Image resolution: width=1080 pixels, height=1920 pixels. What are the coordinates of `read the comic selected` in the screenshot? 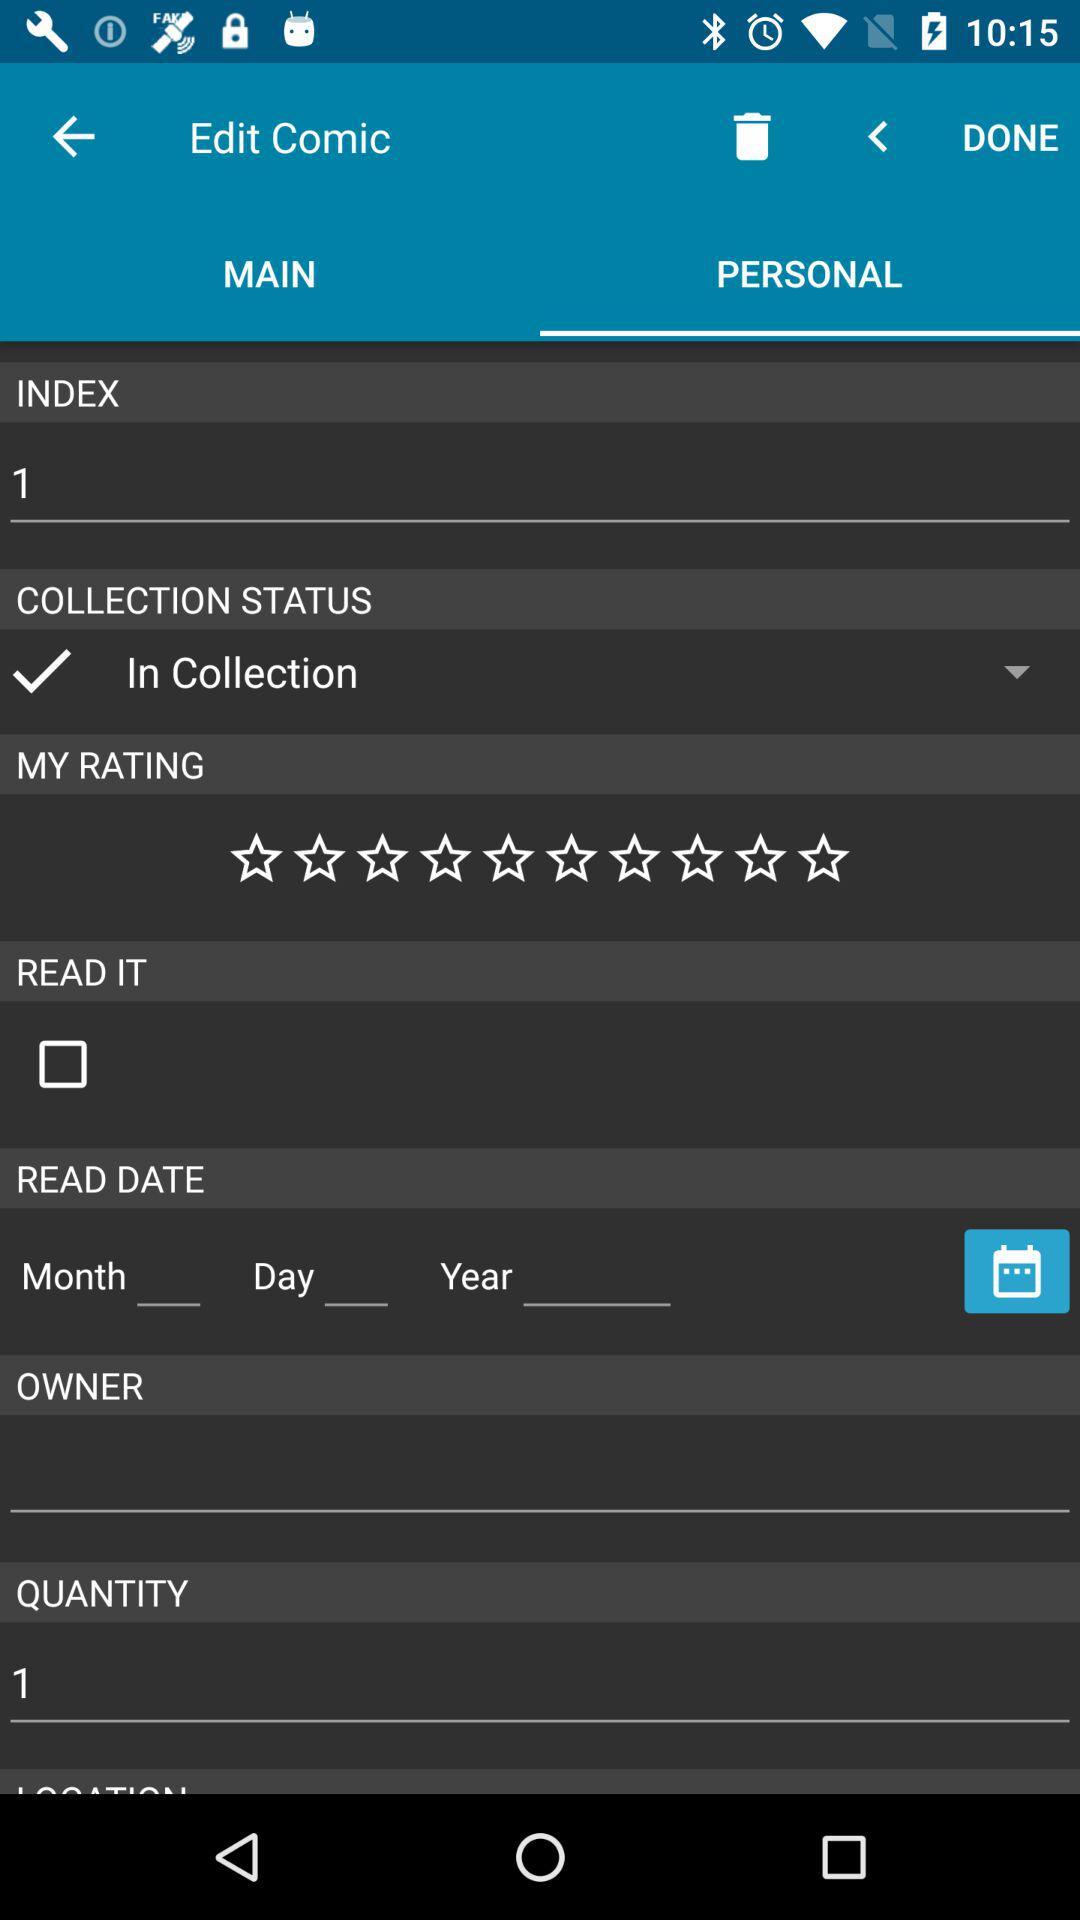 It's located at (83, 1063).